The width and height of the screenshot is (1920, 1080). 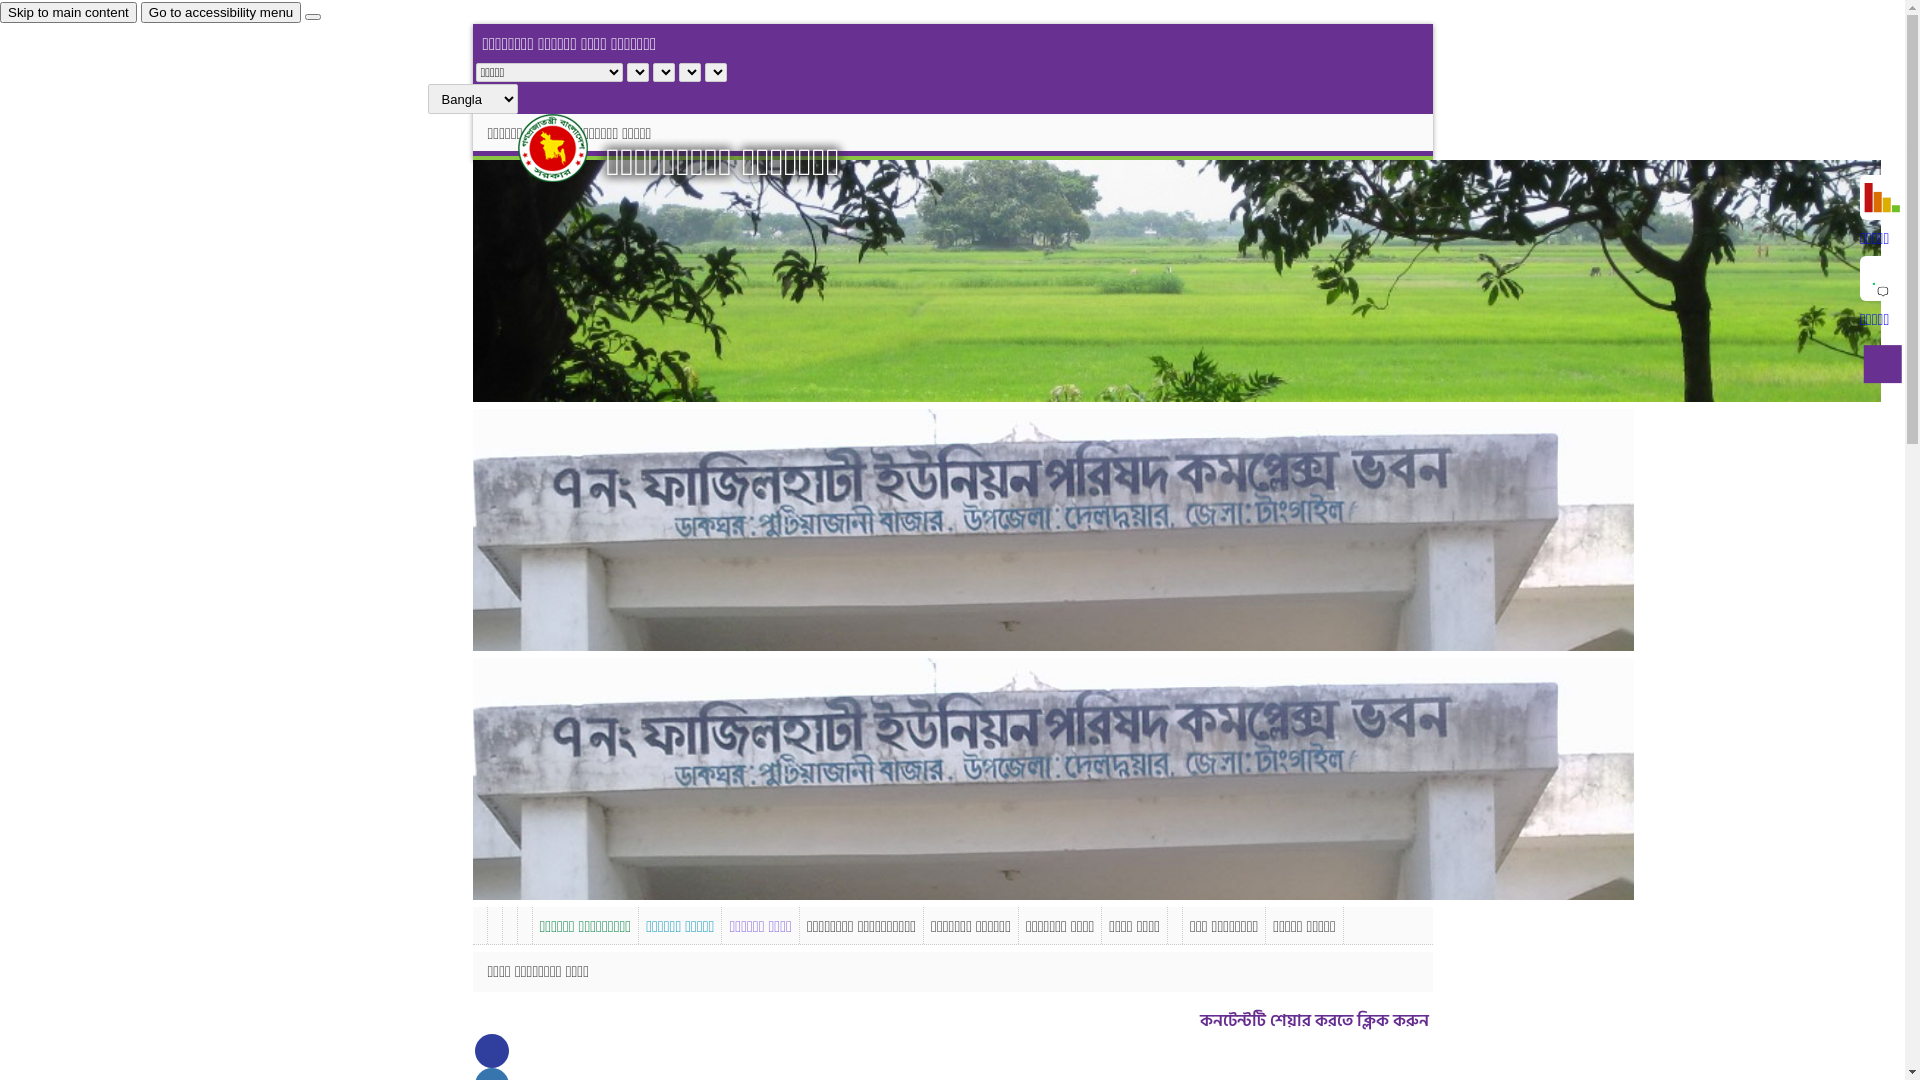 I want to click on 'Go to accessibility menu', so click(x=220, y=12).